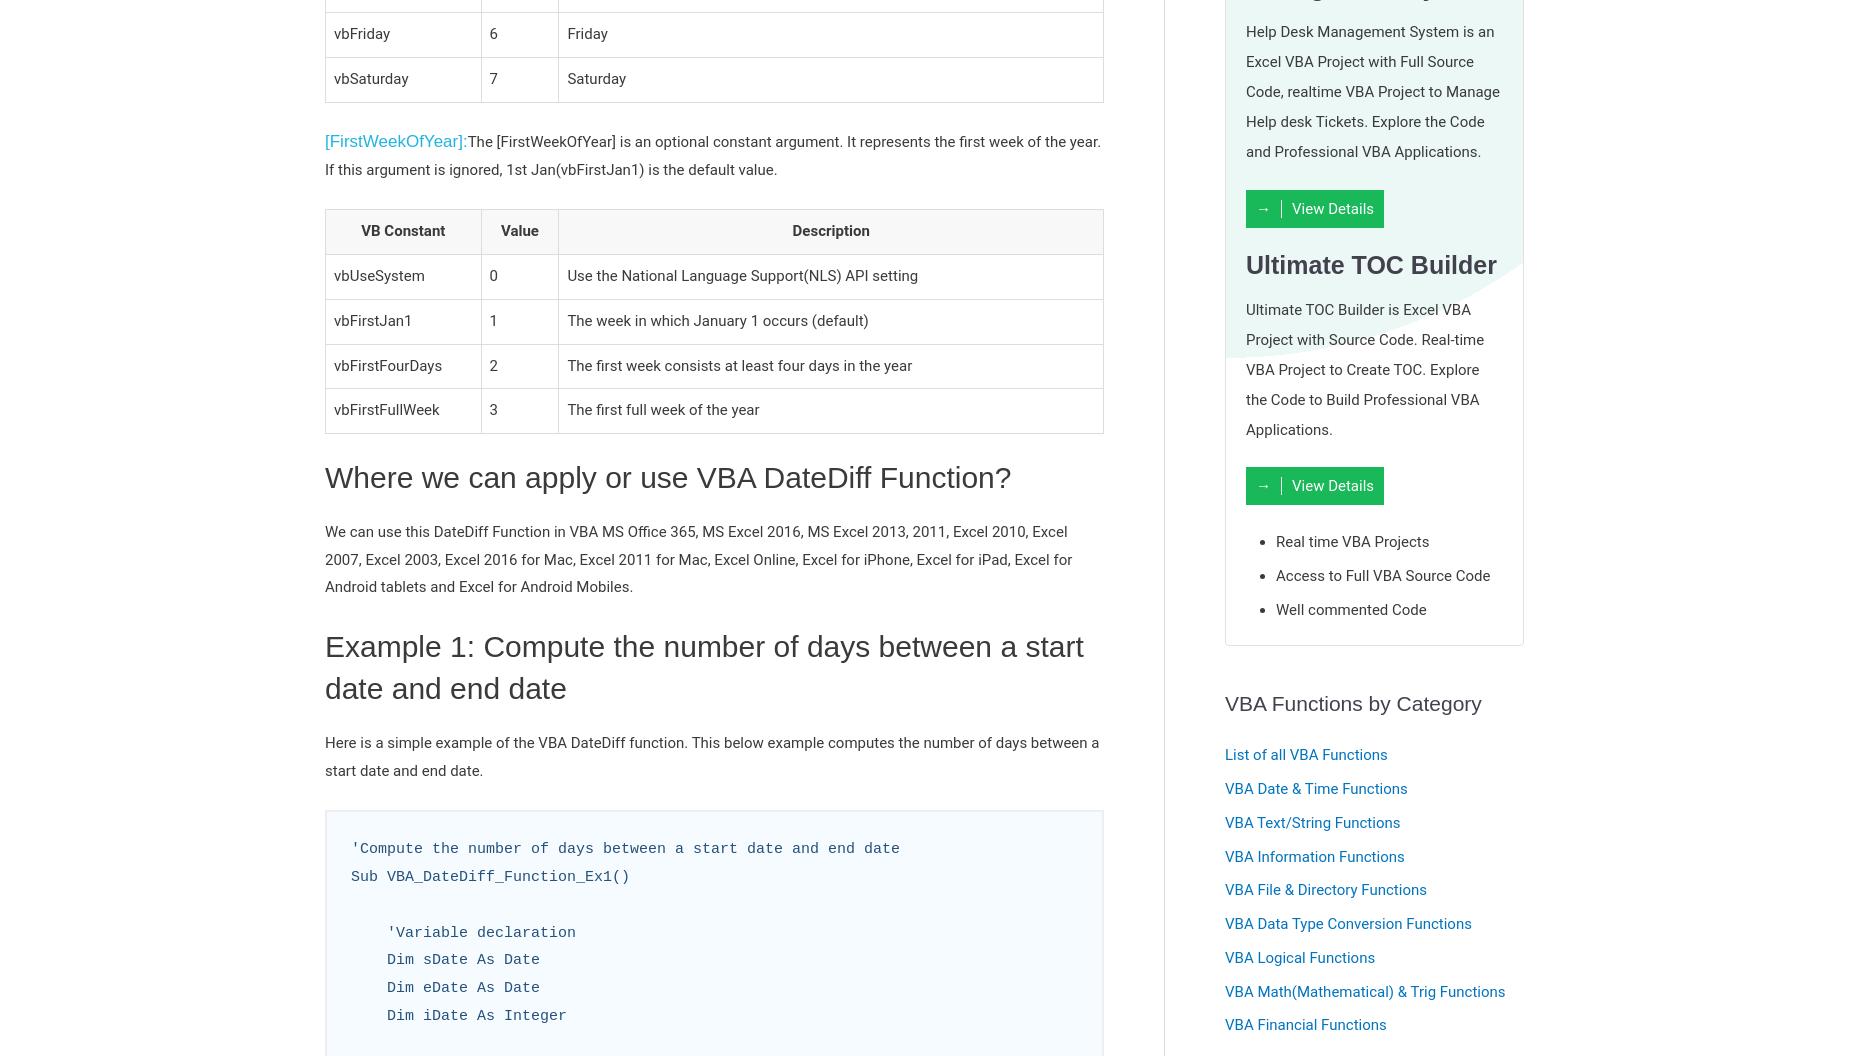 Image resolution: width=1850 pixels, height=1056 pixels. Describe the element at coordinates (1304, 1023) in the screenshot. I see `'VBA Financial Functions'` at that location.